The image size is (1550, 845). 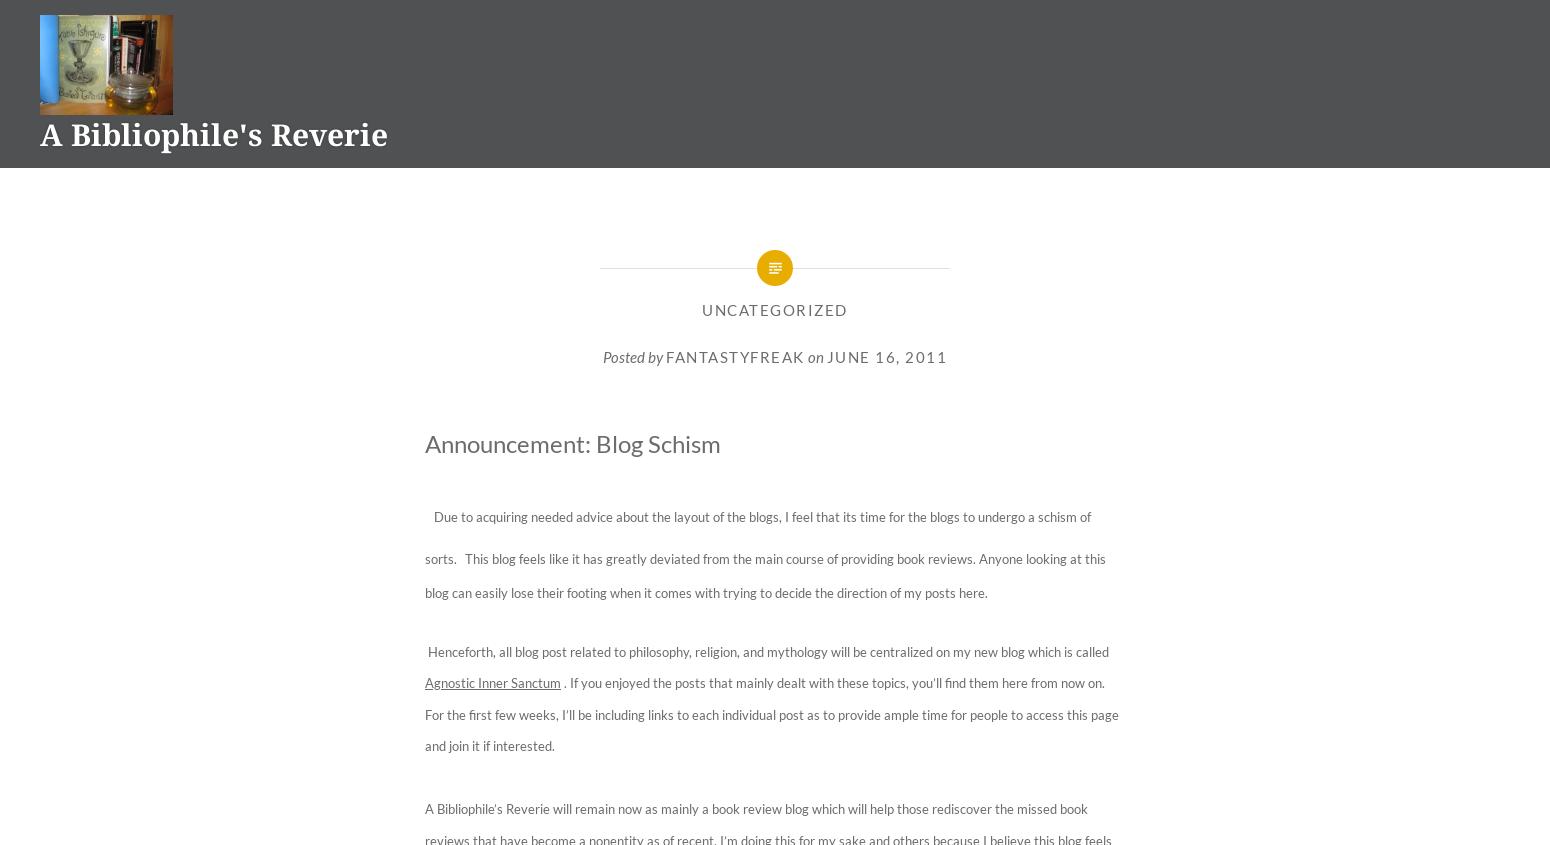 What do you see at coordinates (772, 713) in the screenshot?
I see `'. If you enjoyed the posts that mainly dealt with these topics, you’ll find them here from now on. For the first few weeks, I’ll be including links to each individual post as to provide ample time for people to access this page and join it if interested.'` at bounding box center [772, 713].